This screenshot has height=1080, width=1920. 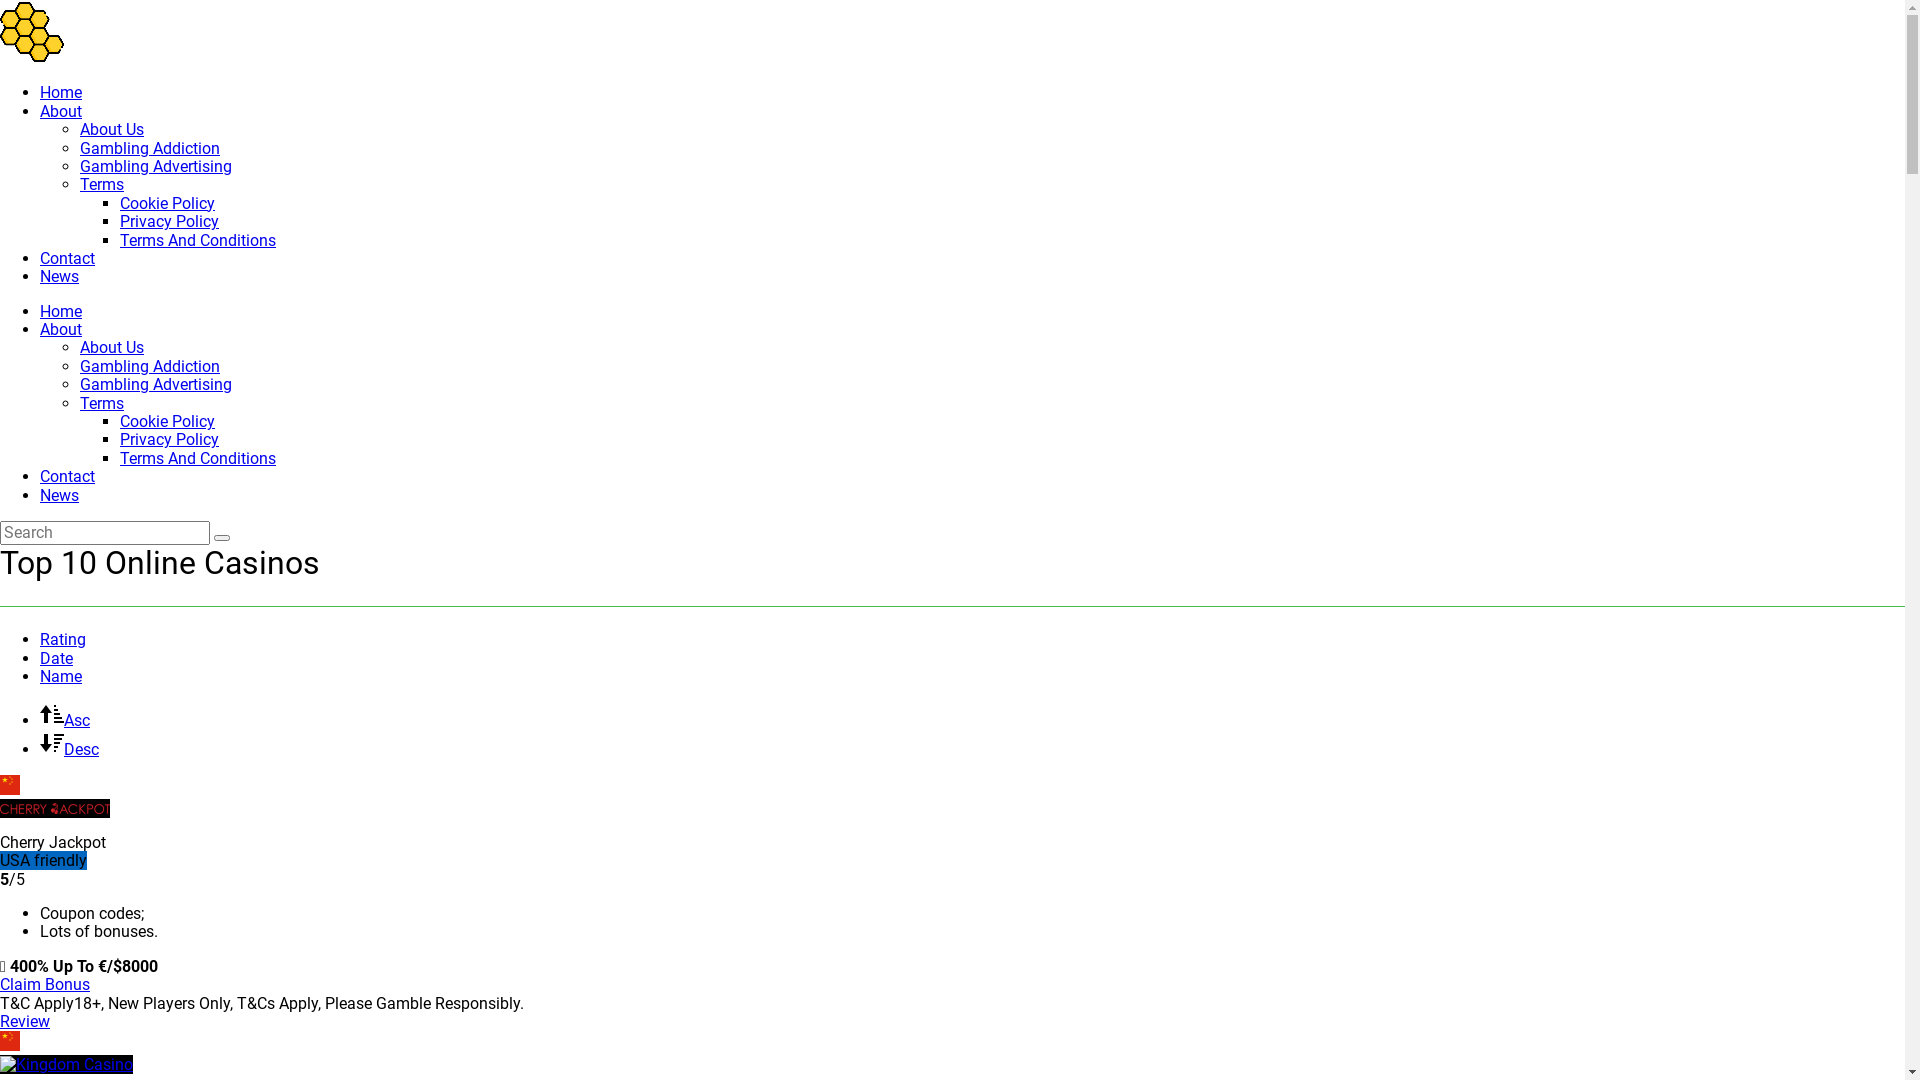 What do you see at coordinates (100, 184) in the screenshot?
I see `'Terms'` at bounding box center [100, 184].